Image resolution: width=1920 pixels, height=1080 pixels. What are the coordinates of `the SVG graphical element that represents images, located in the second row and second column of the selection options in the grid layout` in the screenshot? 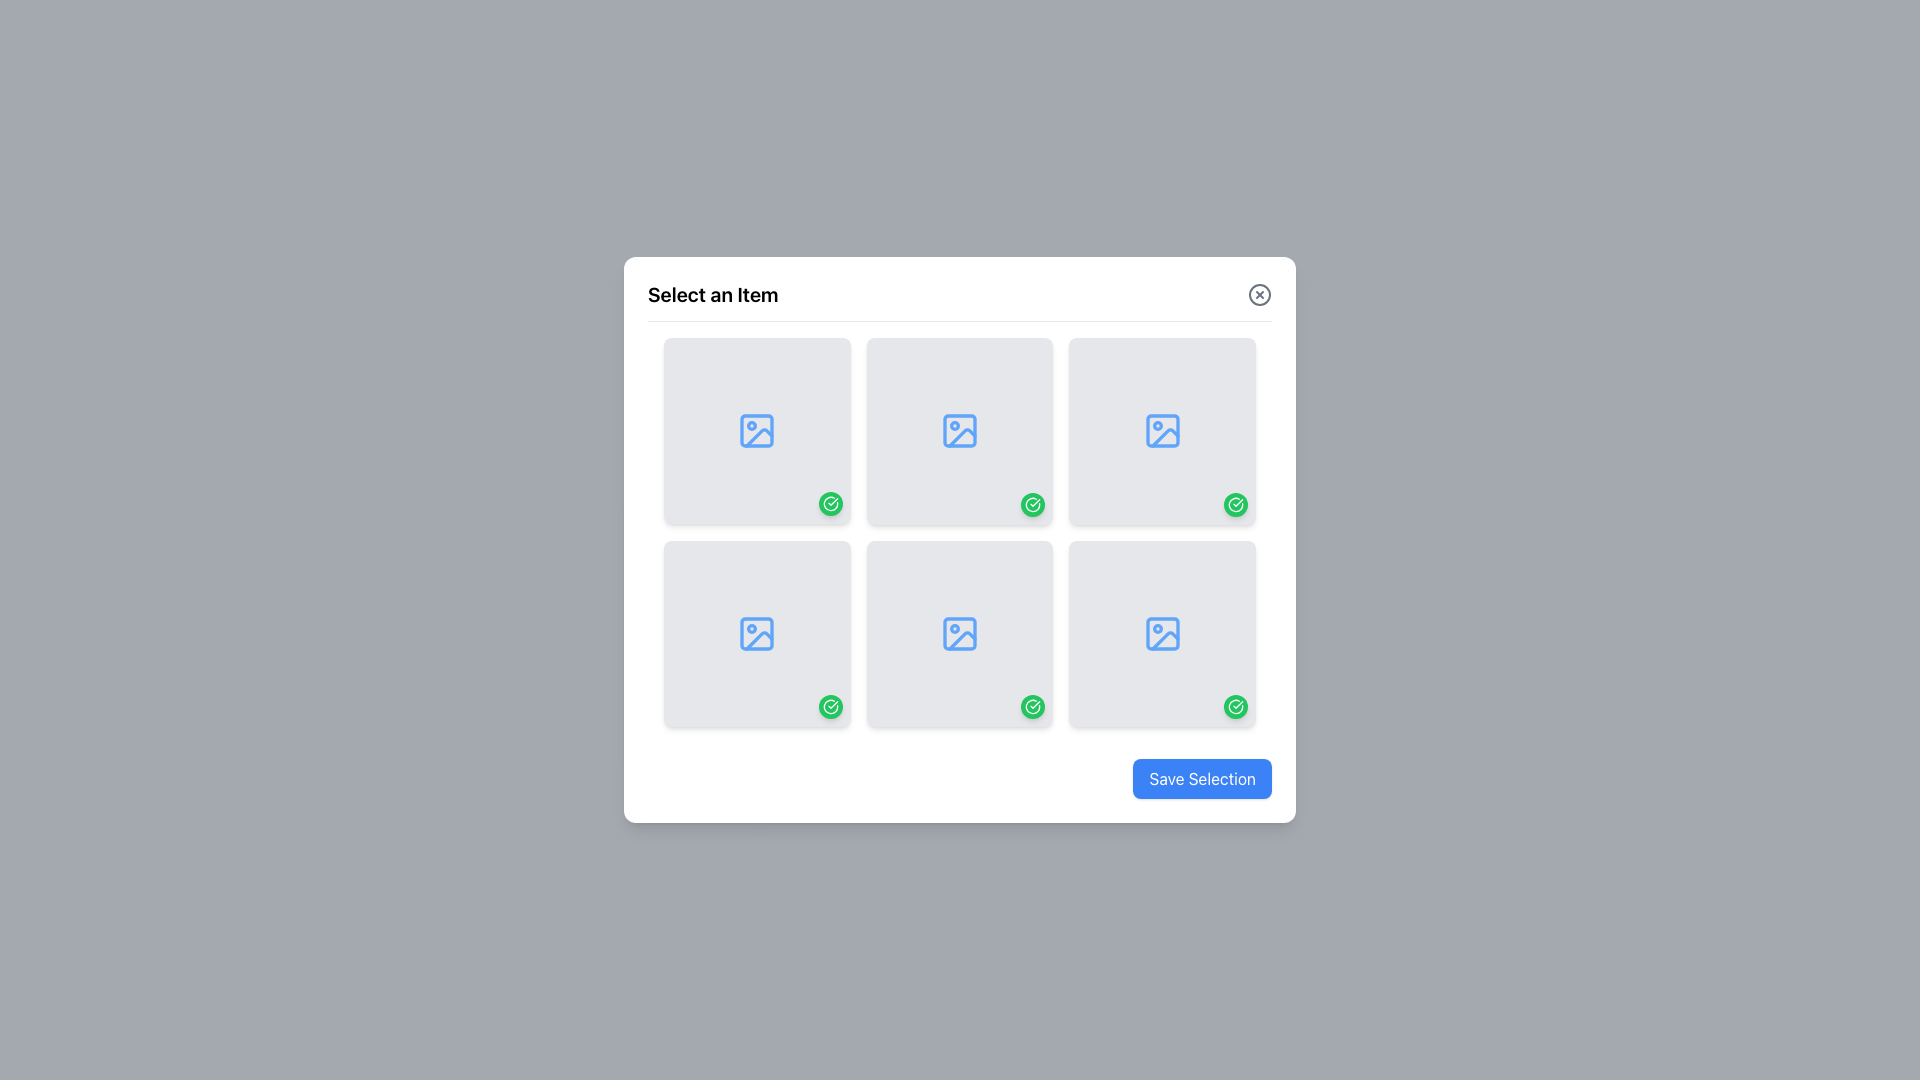 It's located at (960, 430).